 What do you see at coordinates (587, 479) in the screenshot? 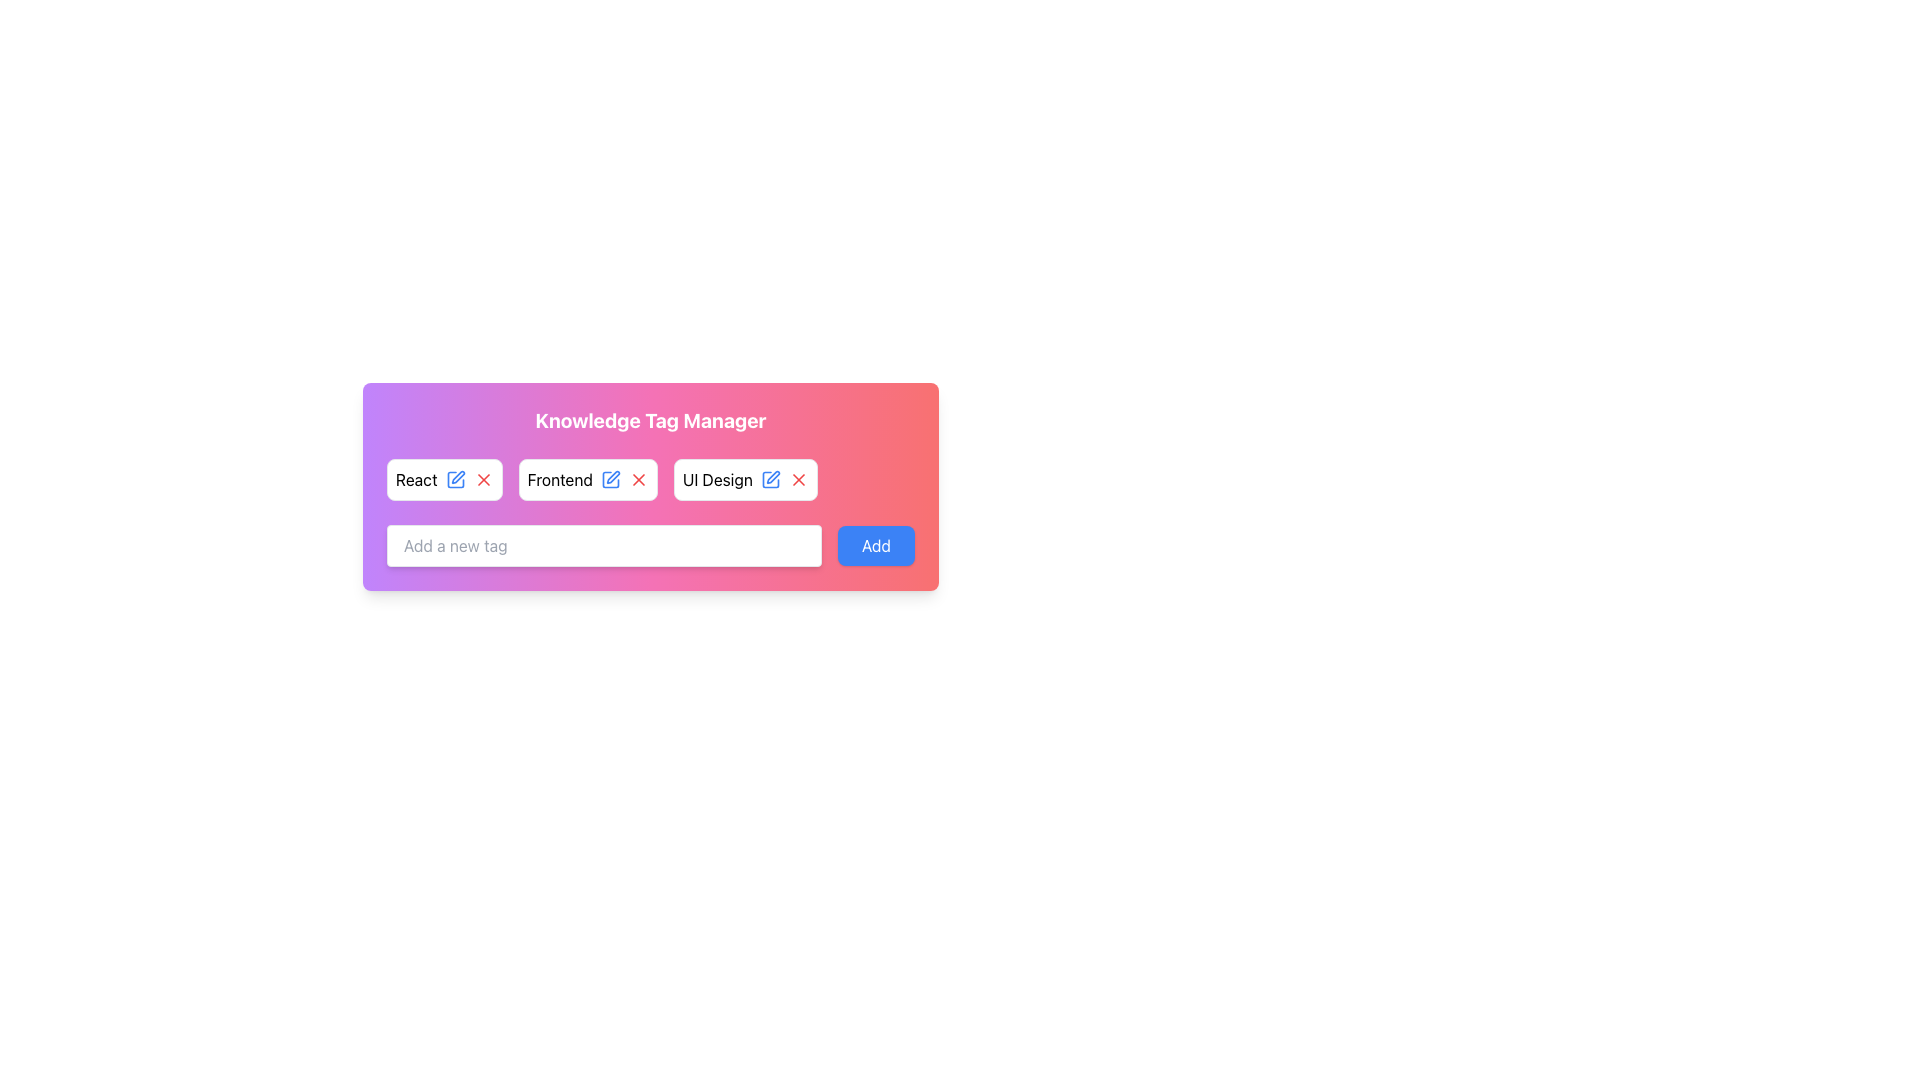
I see `the edit icon on the 'Frontend' tag label to modify the tag` at bounding box center [587, 479].